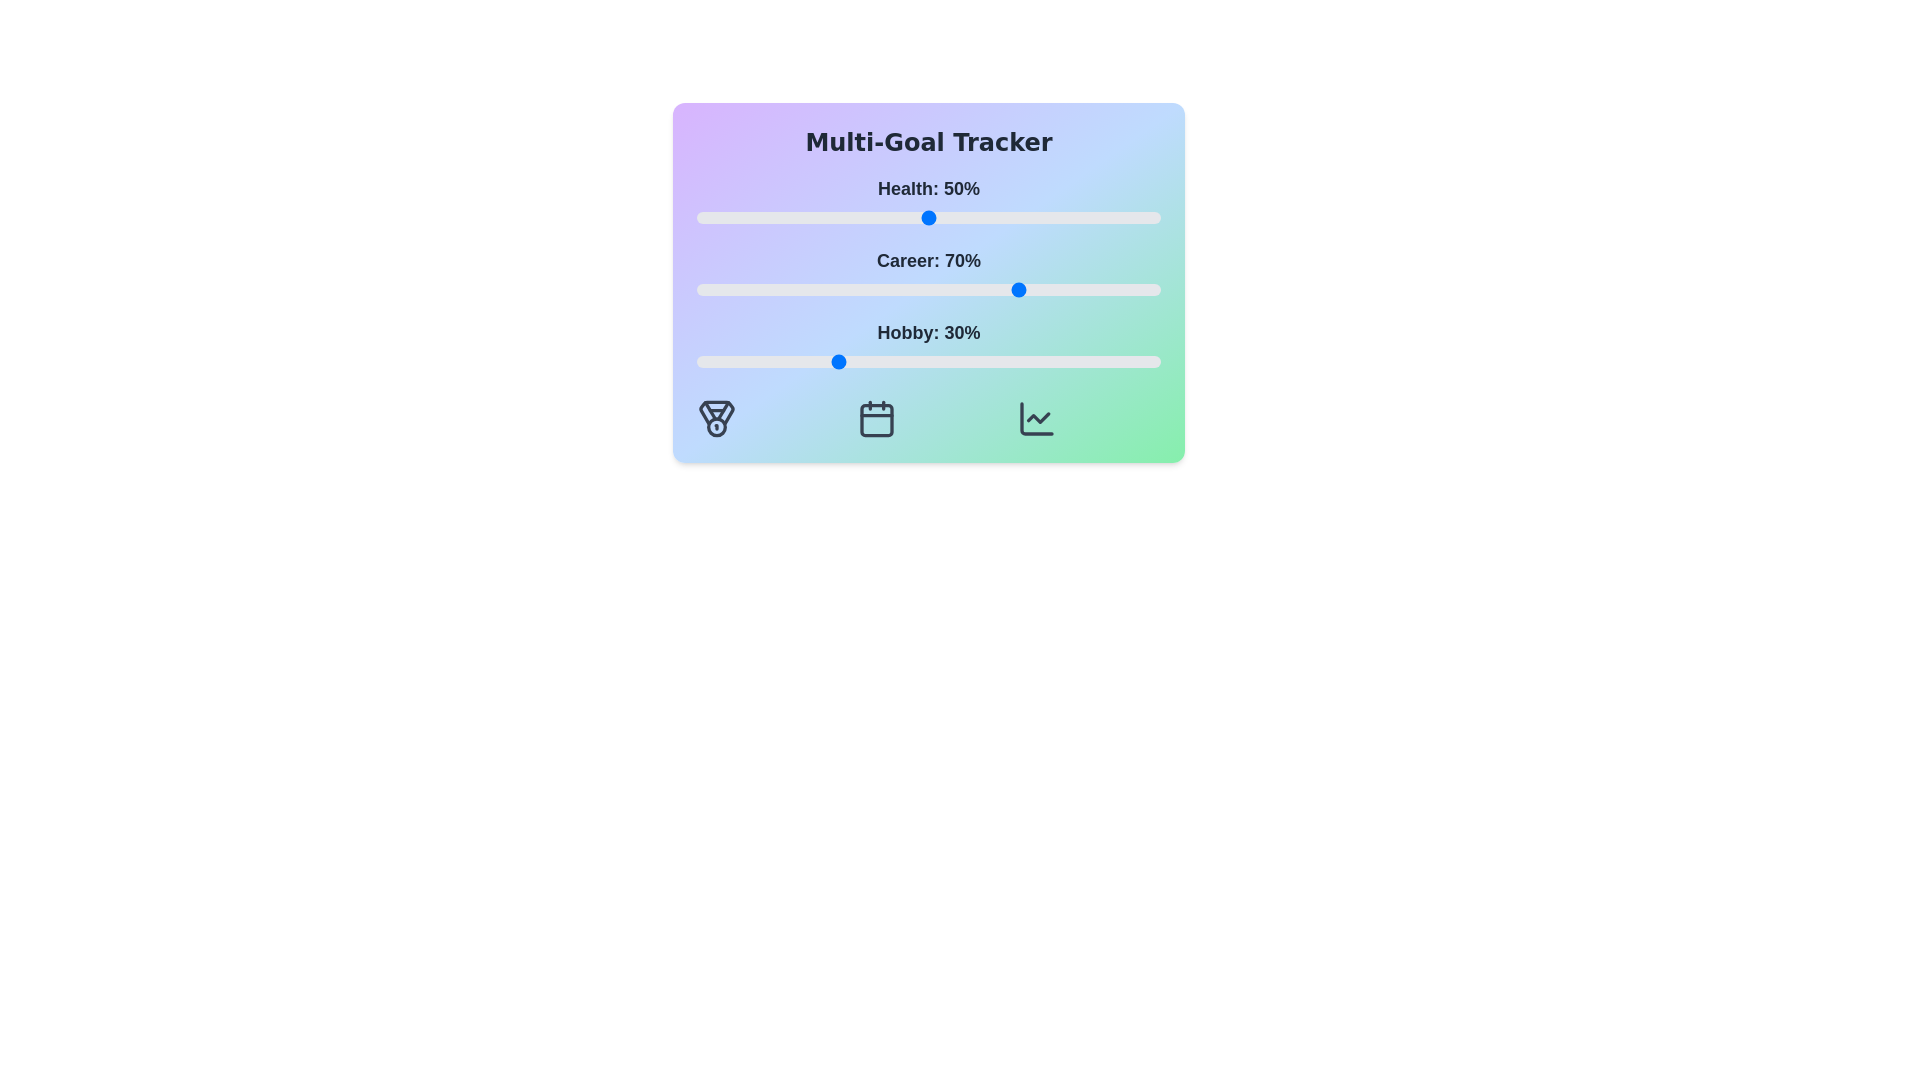 Image resolution: width=1920 pixels, height=1080 pixels. I want to click on the 'Hobby' slider to 70%, so click(1021, 362).